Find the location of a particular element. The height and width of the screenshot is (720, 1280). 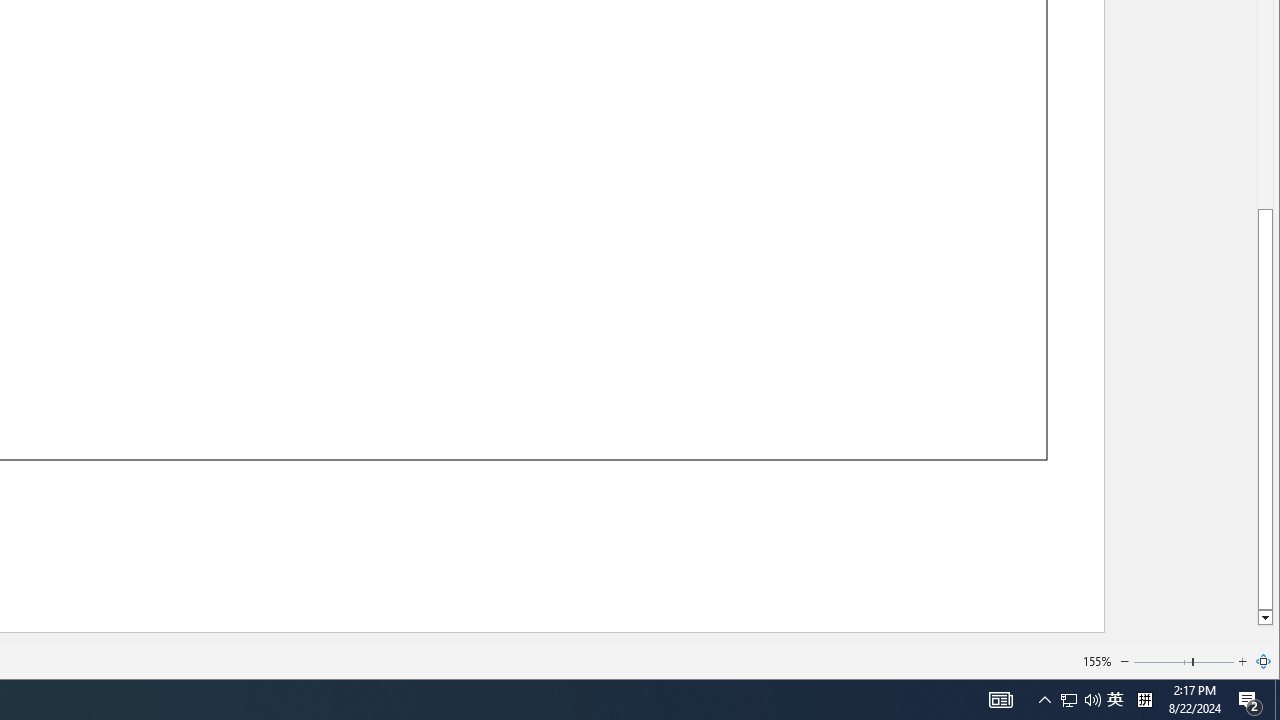

'155%' is located at coordinates (1095, 661).